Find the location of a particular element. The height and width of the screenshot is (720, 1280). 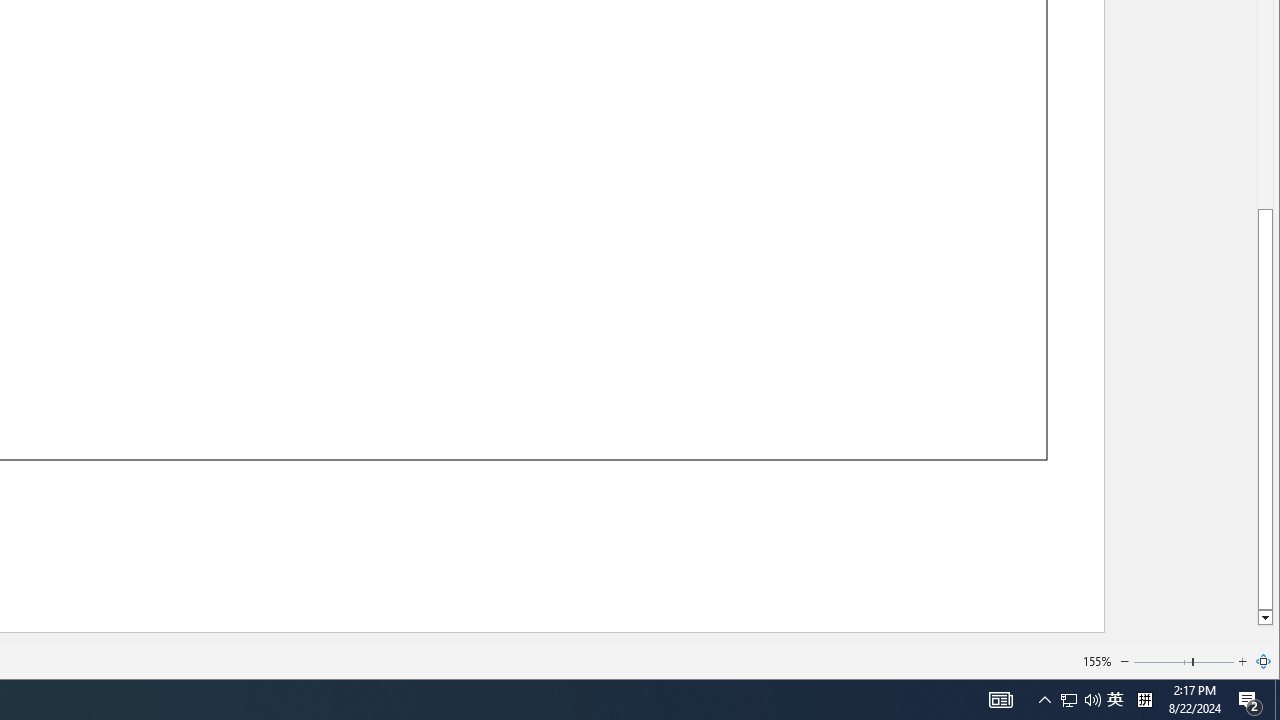

'155%' is located at coordinates (1095, 661).